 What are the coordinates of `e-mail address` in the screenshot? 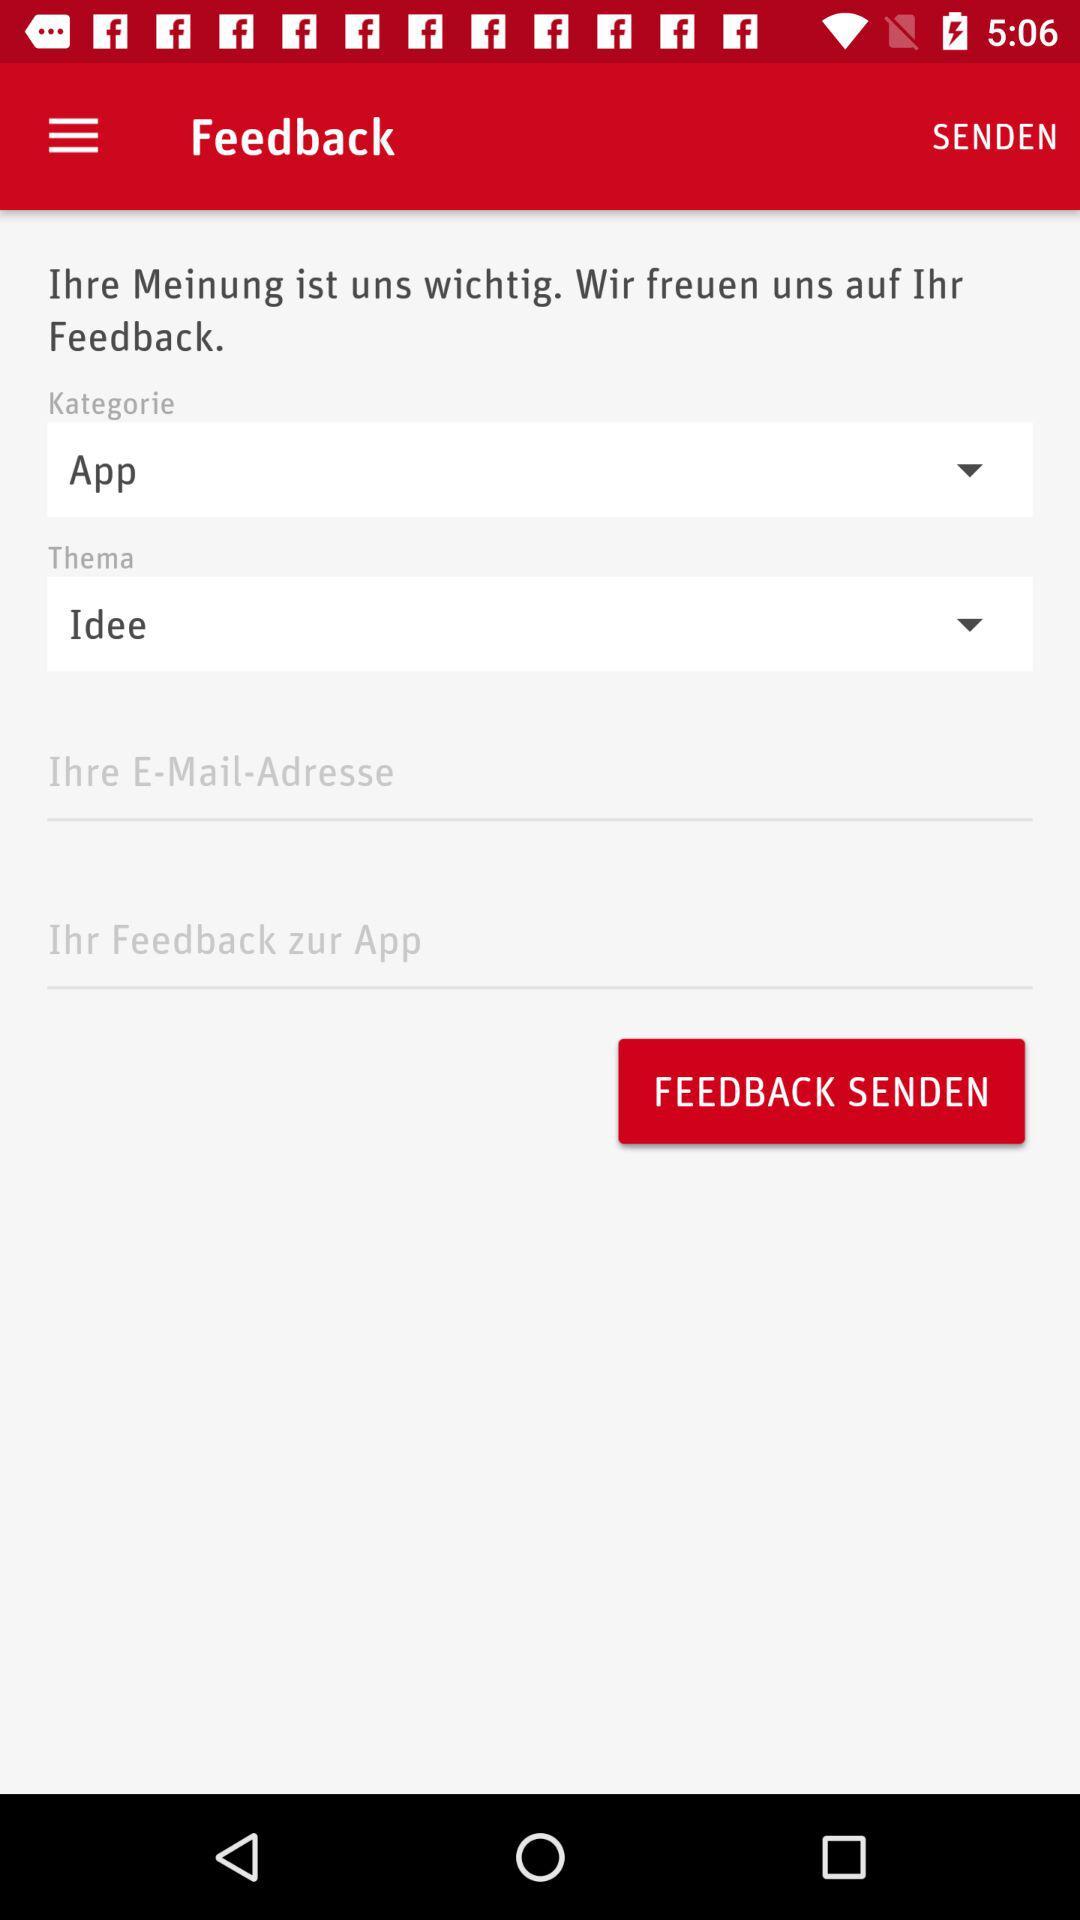 It's located at (540, 764).